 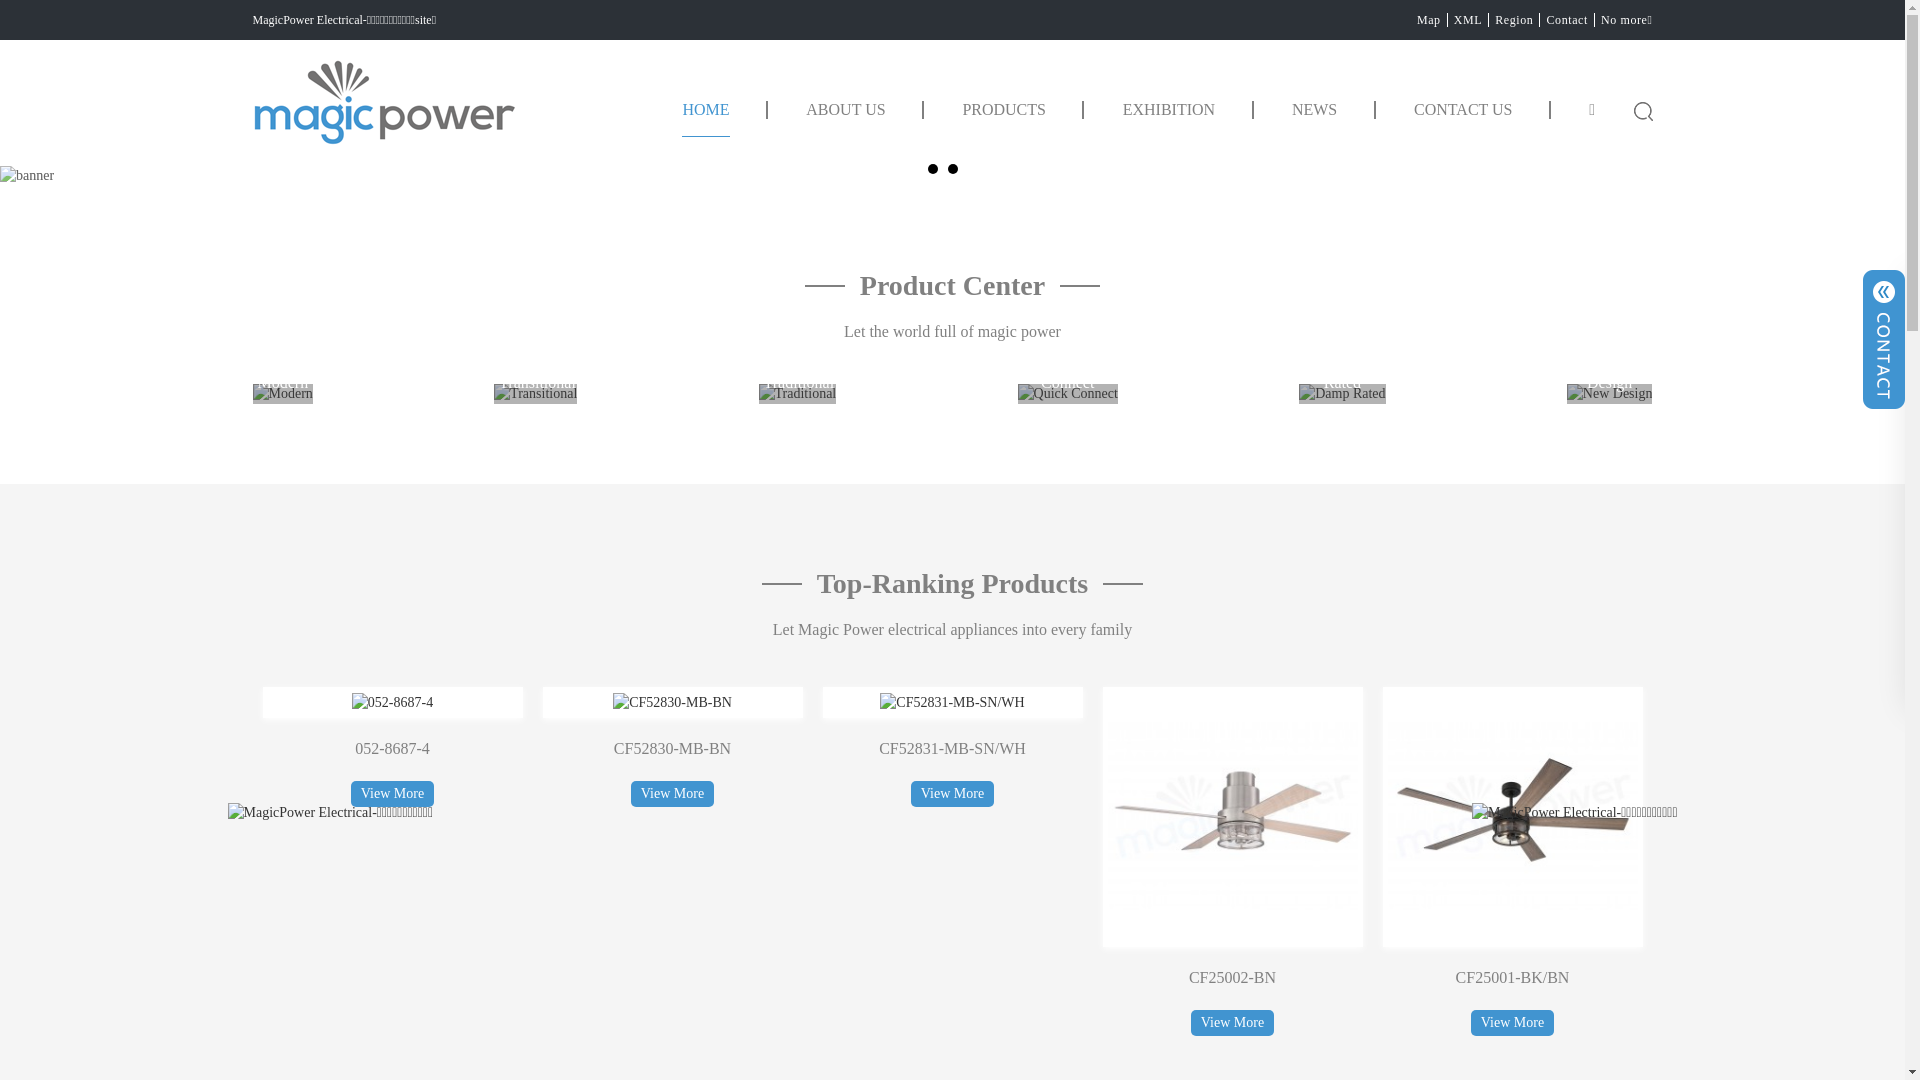 I want to click on 'ABOUT US', so click(x=806, y=118).